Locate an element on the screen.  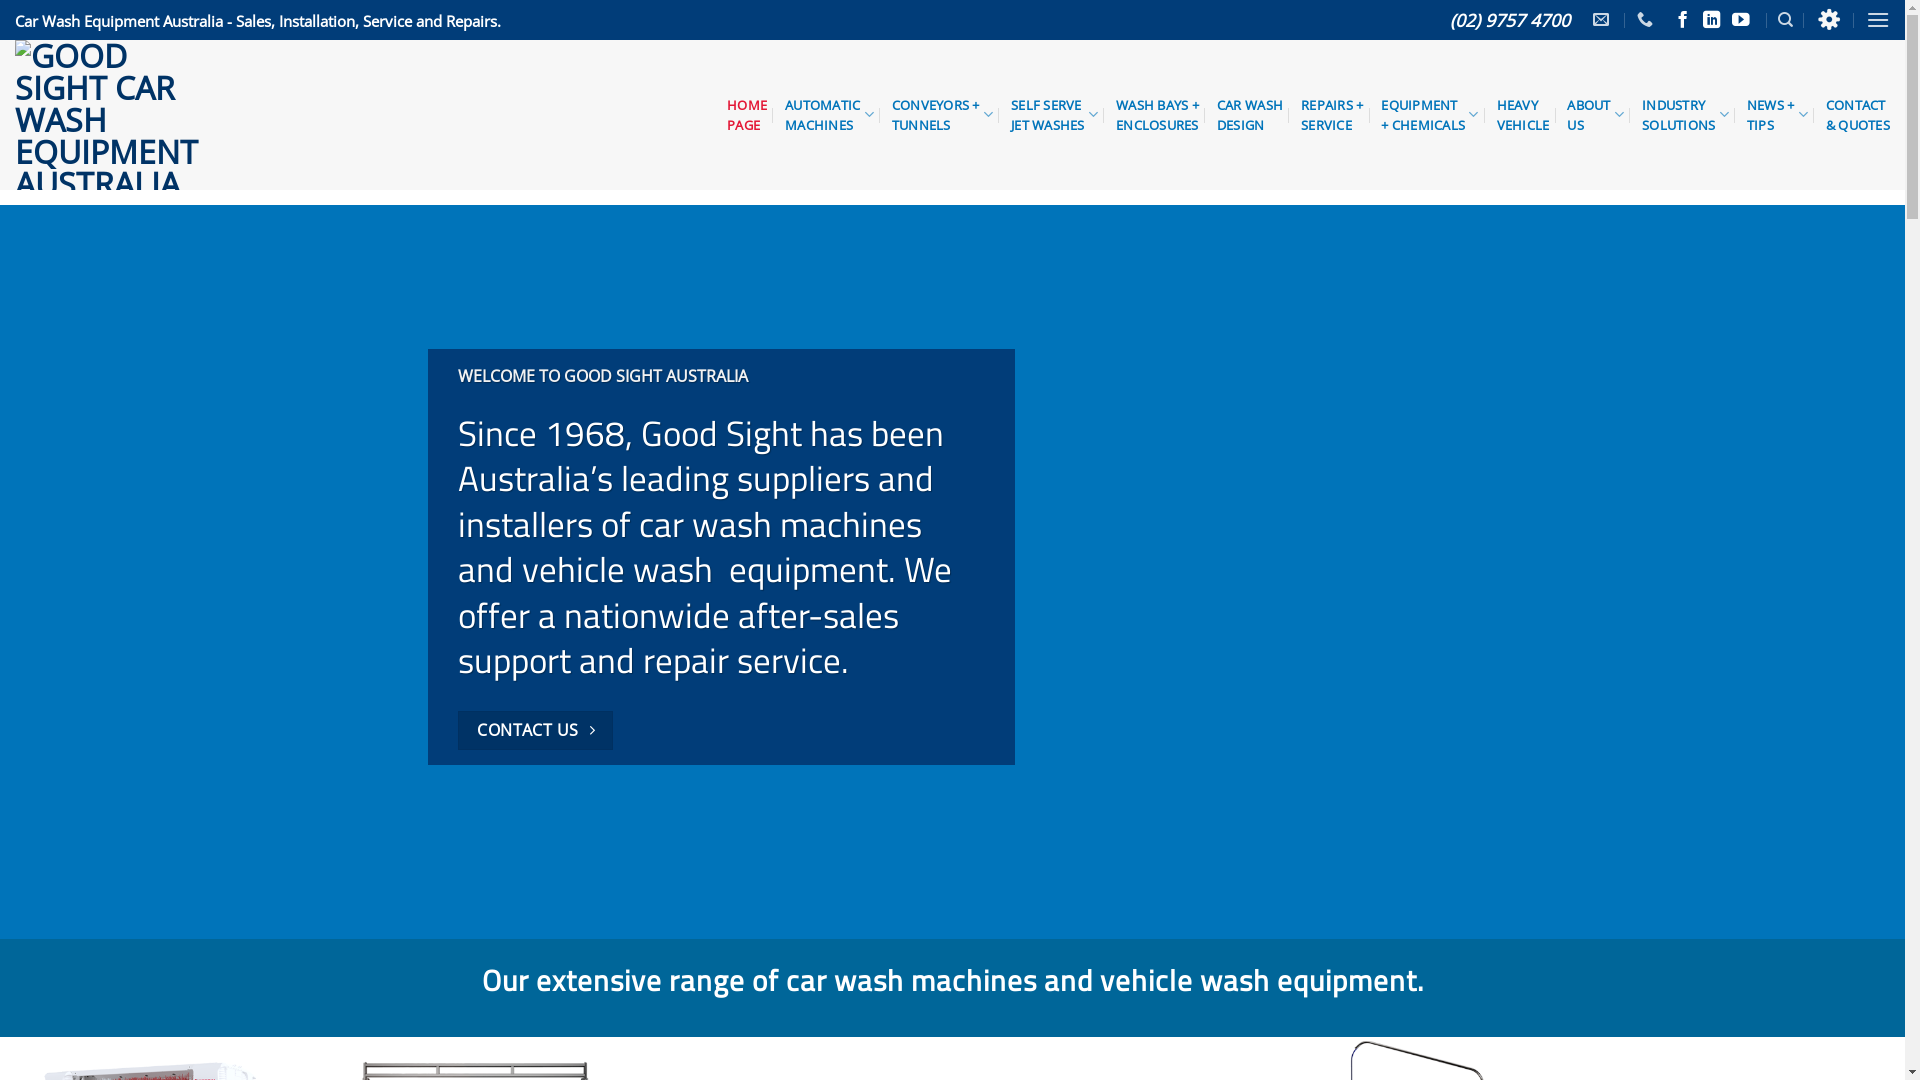
'CONTACT US' is located at coordinates (536, 730).